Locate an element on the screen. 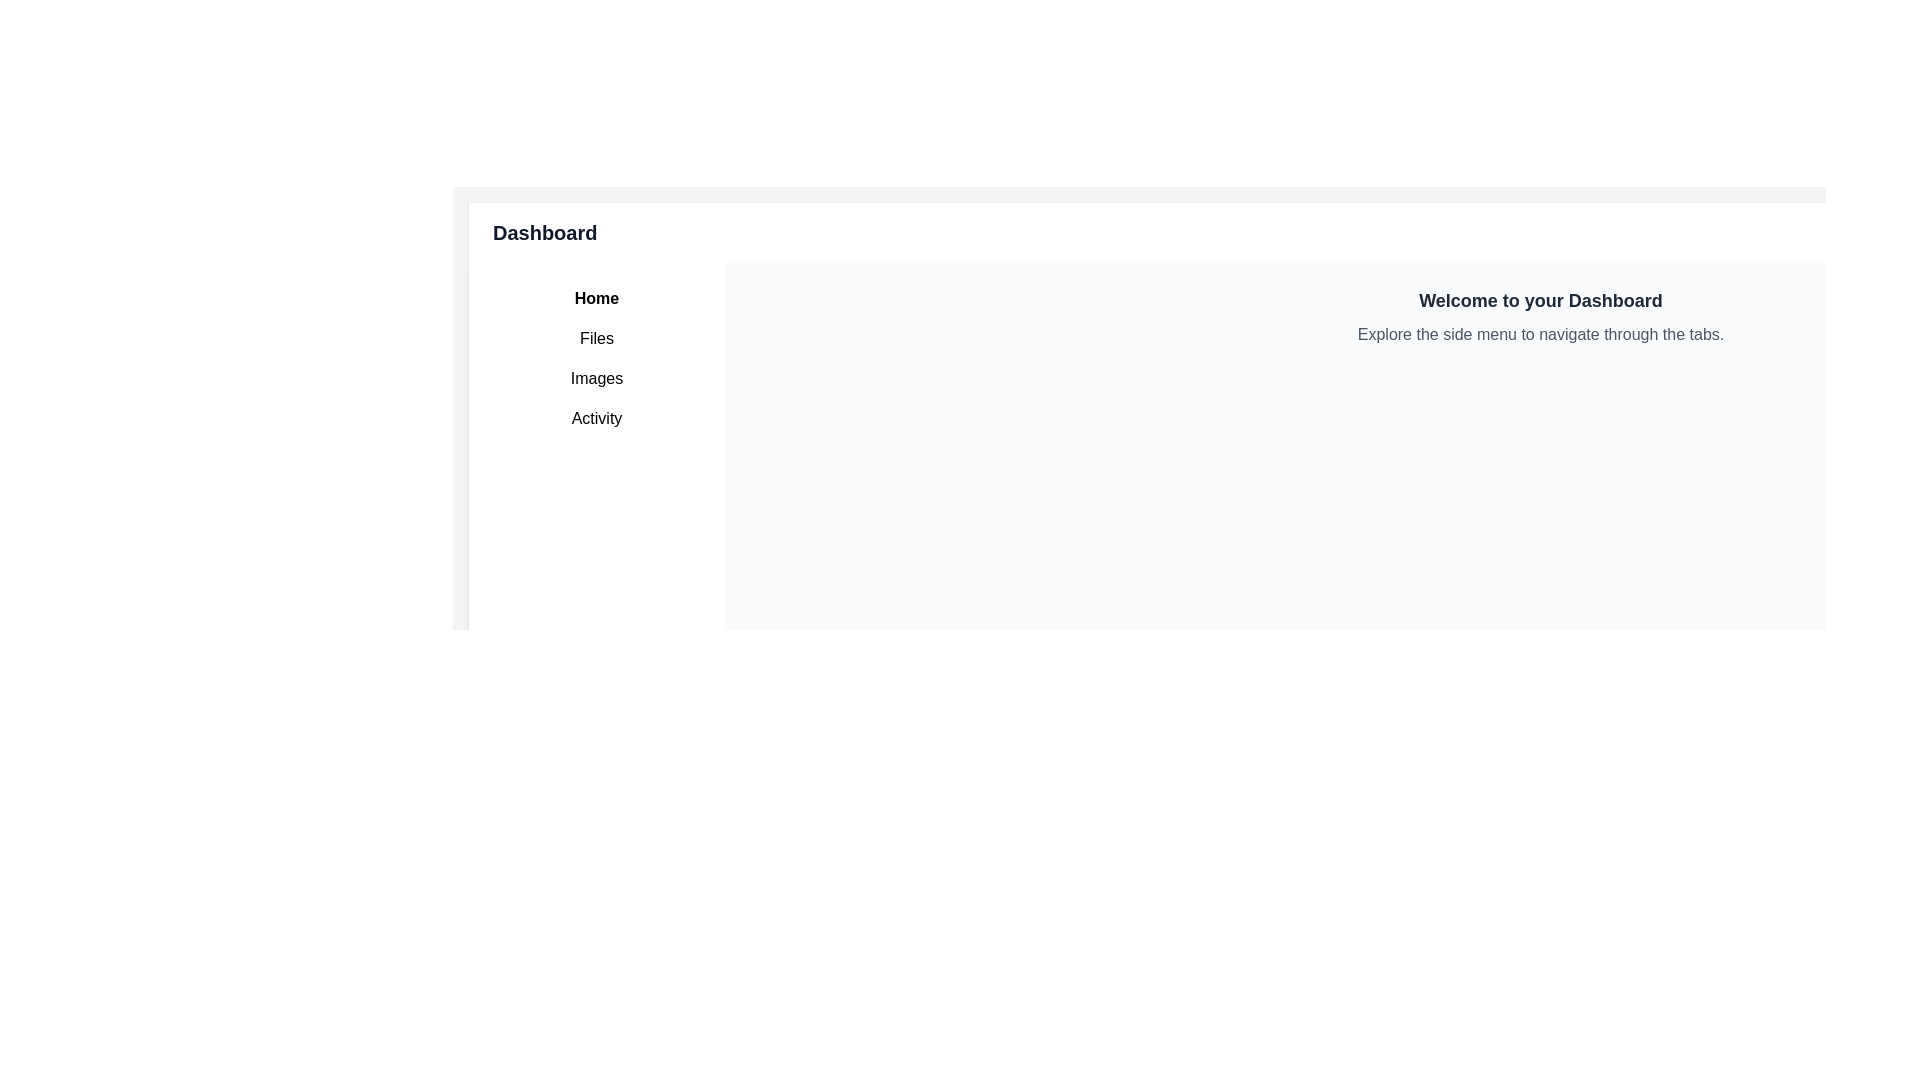 The image size is (1920, 1080). the text label that serves as a title or heading, located in the leftmost section of the top bar is located at coordinates (545, 231).